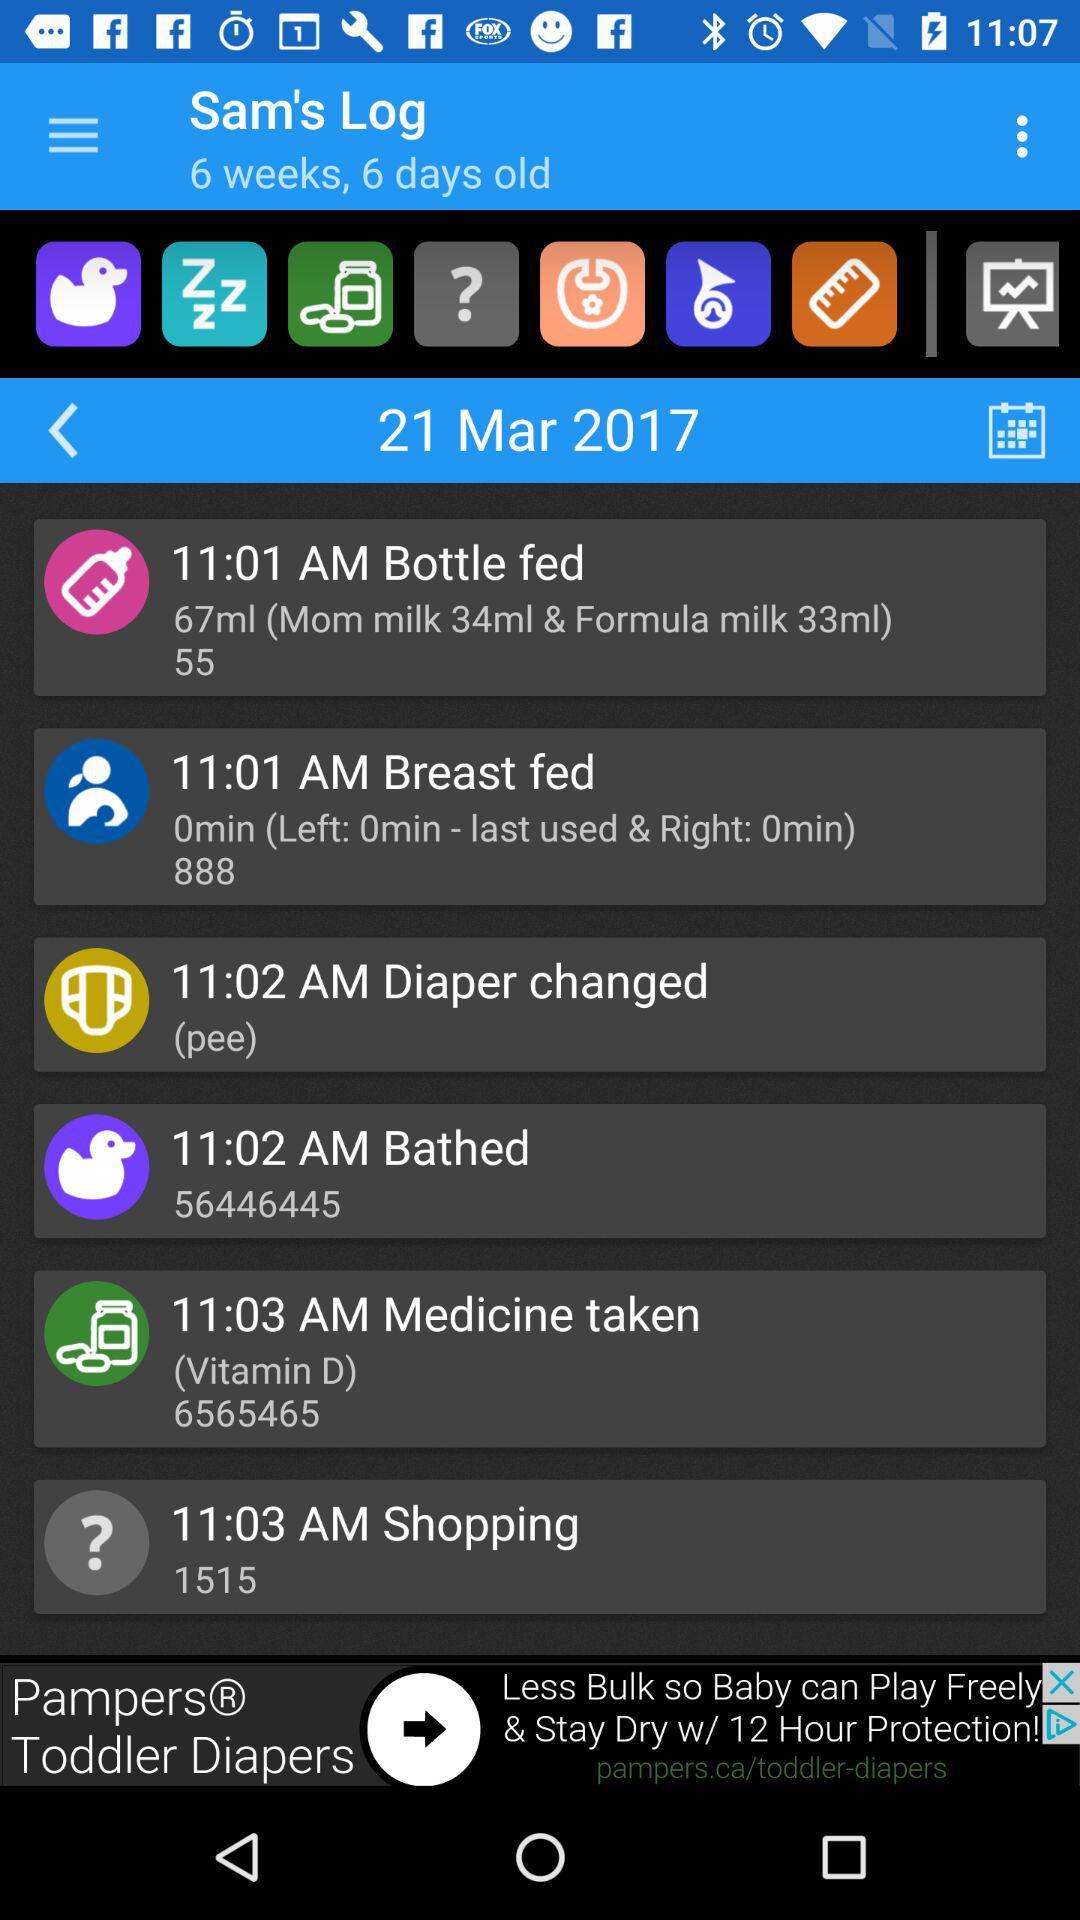 The width and height of the screenshot is (1080, 1920). I want to click on eating, so click(591, 292).